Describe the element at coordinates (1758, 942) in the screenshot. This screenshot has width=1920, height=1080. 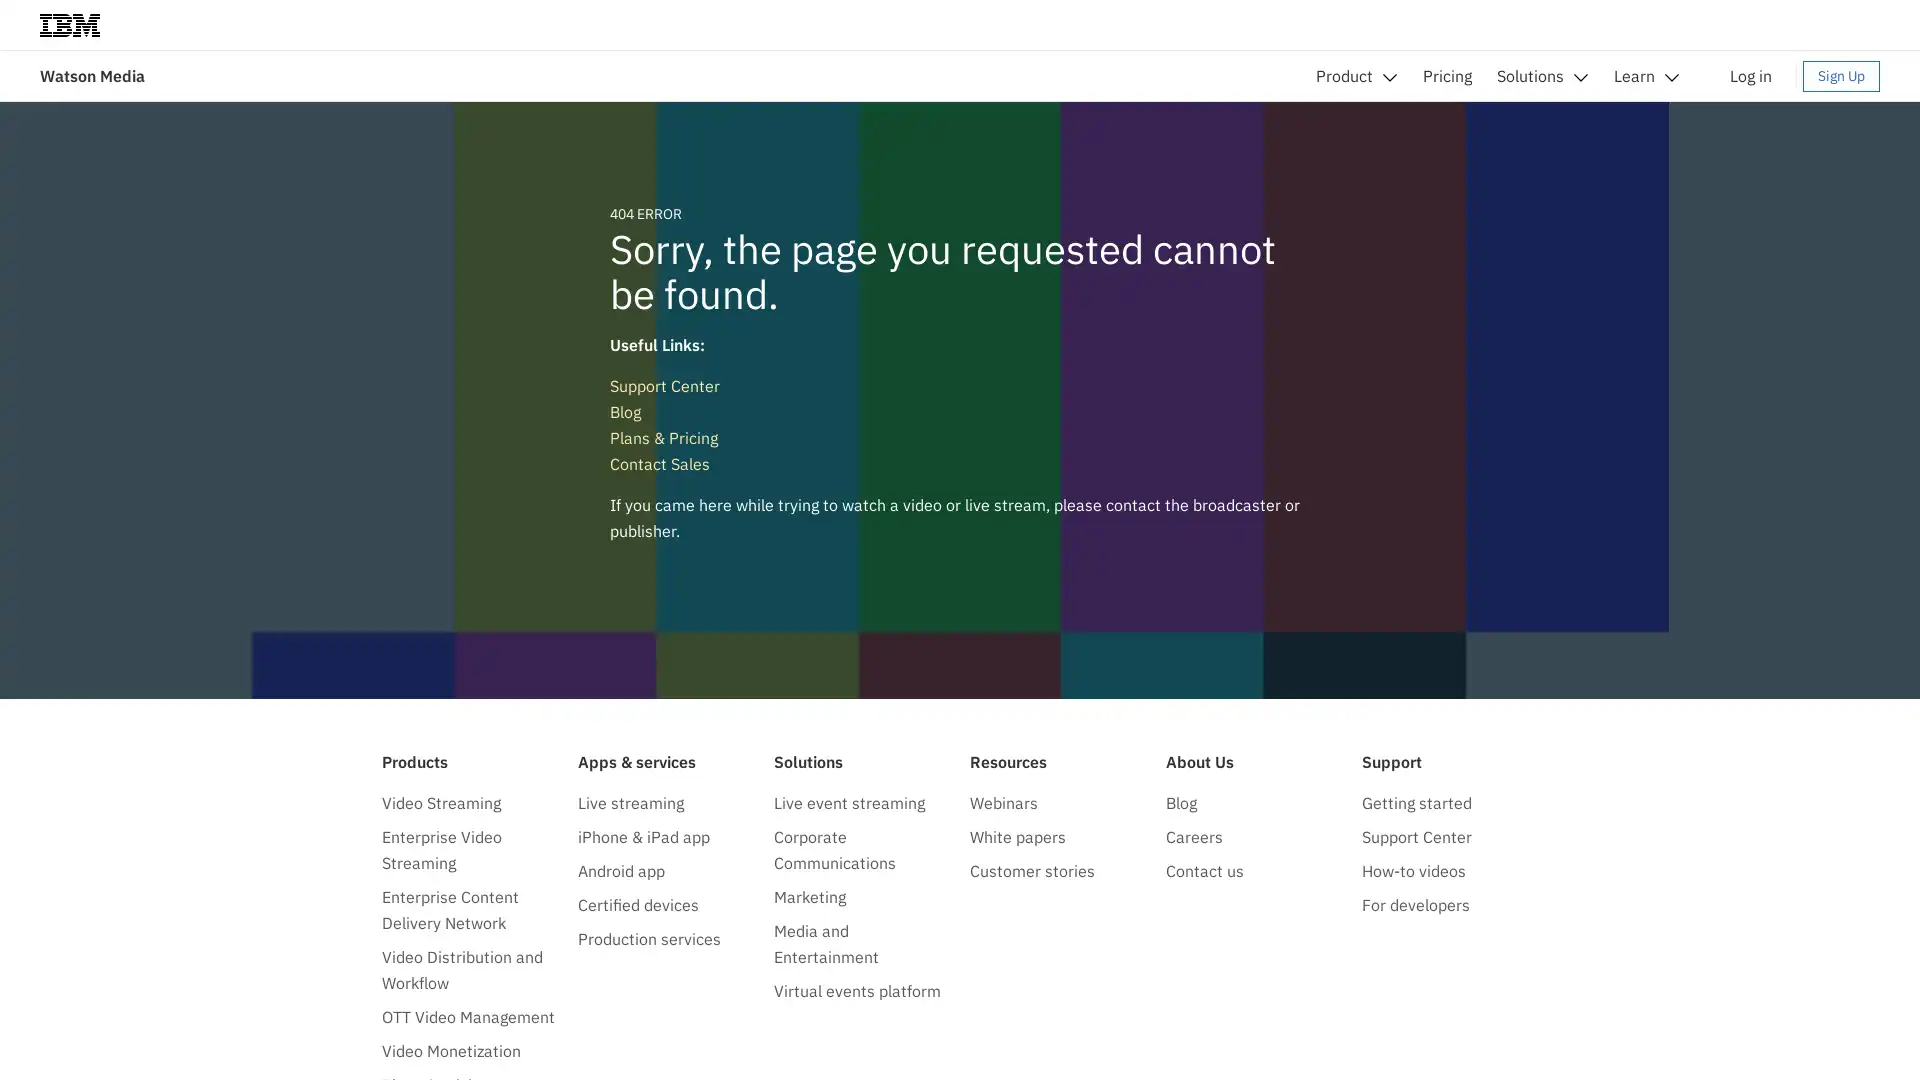
I see `Accept all` at that location.